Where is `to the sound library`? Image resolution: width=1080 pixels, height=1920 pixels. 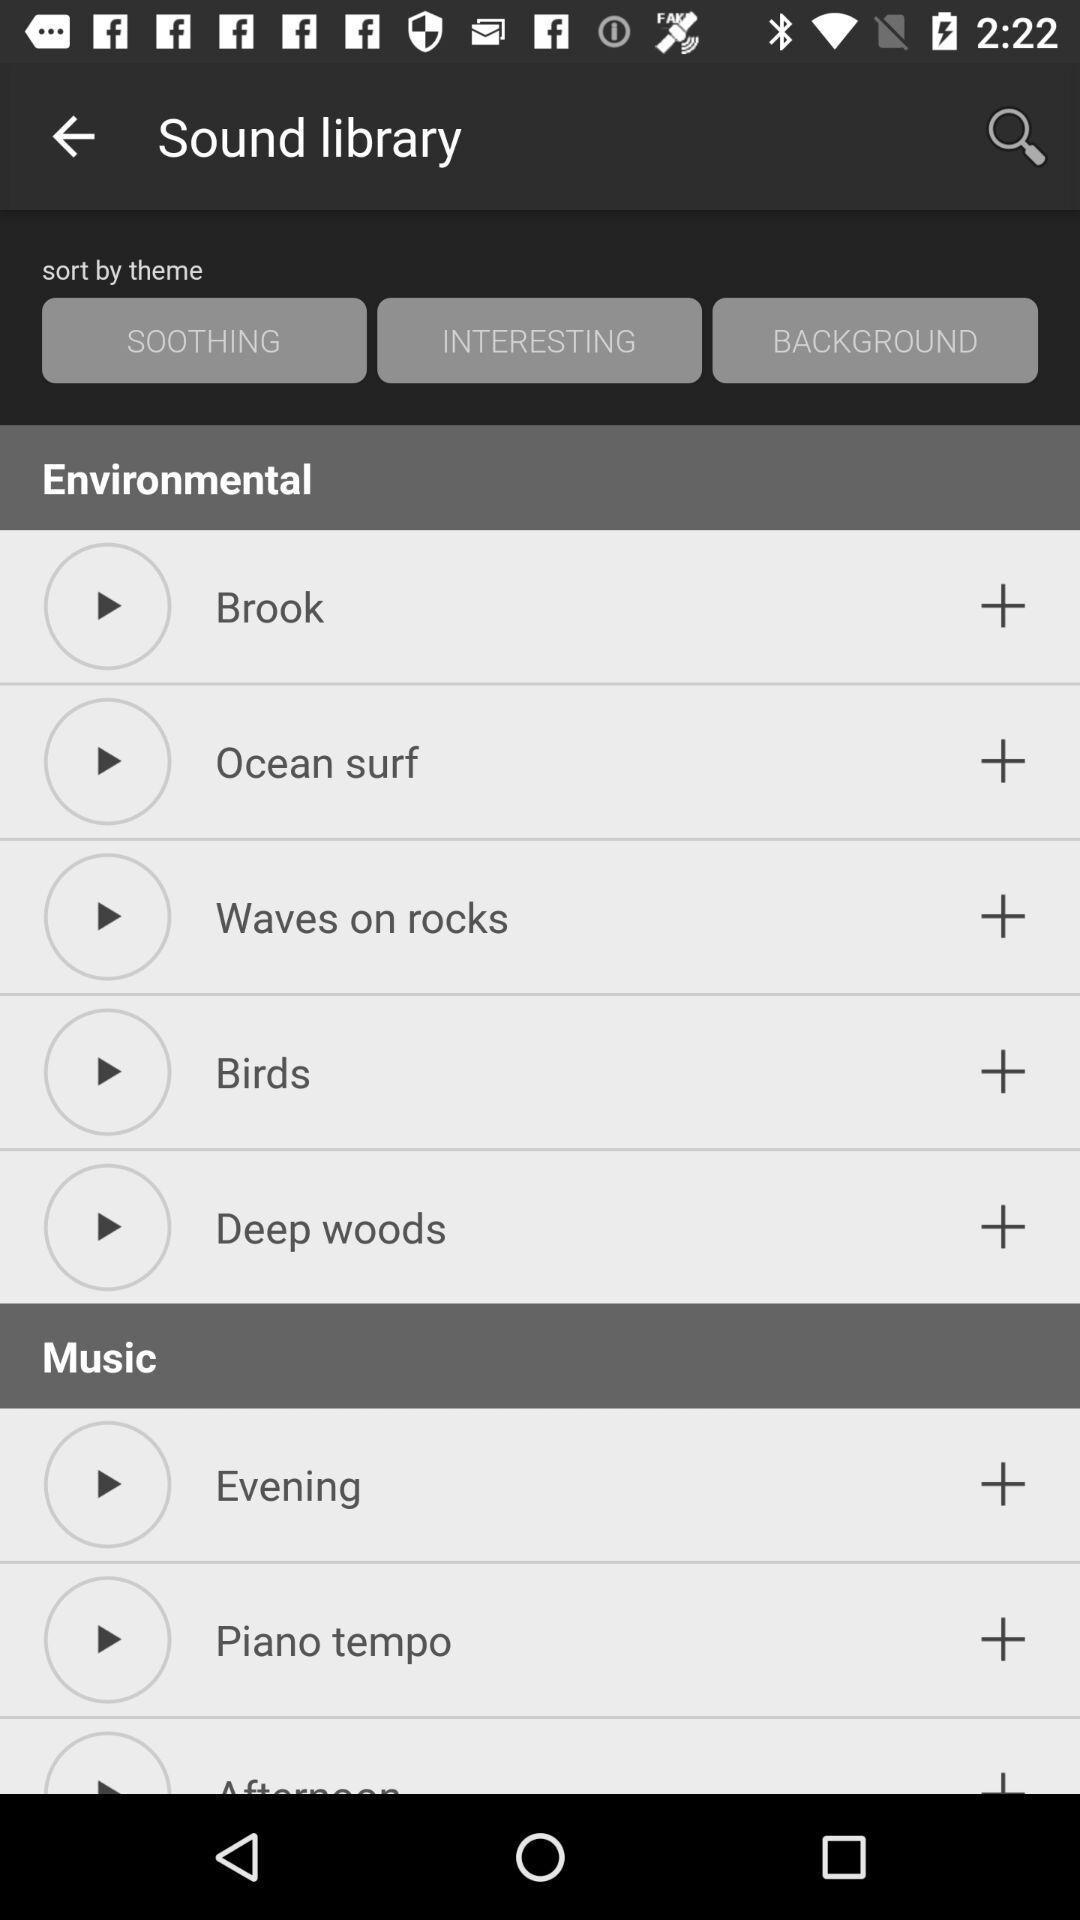 to the sound library is located at coordinates (1003, 1071).